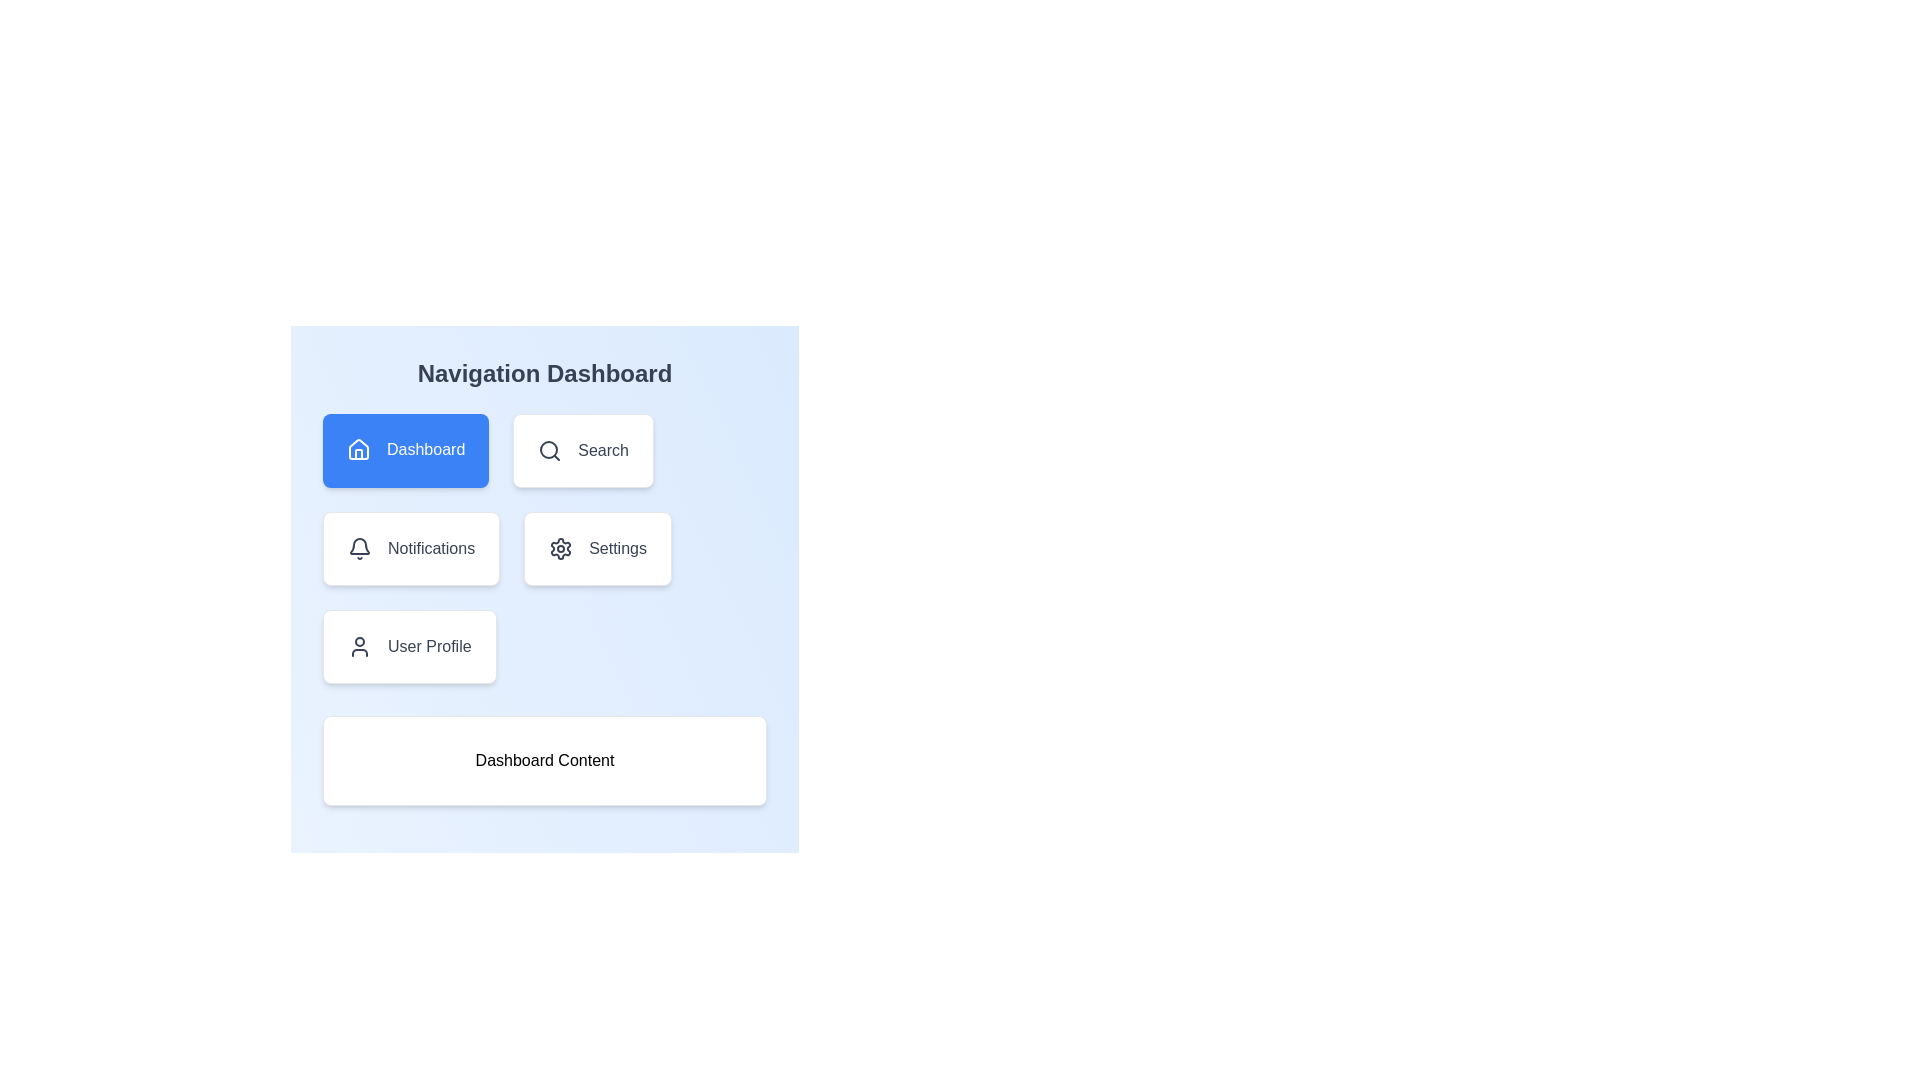  I want to click on the settings button located, so click(597, 548).